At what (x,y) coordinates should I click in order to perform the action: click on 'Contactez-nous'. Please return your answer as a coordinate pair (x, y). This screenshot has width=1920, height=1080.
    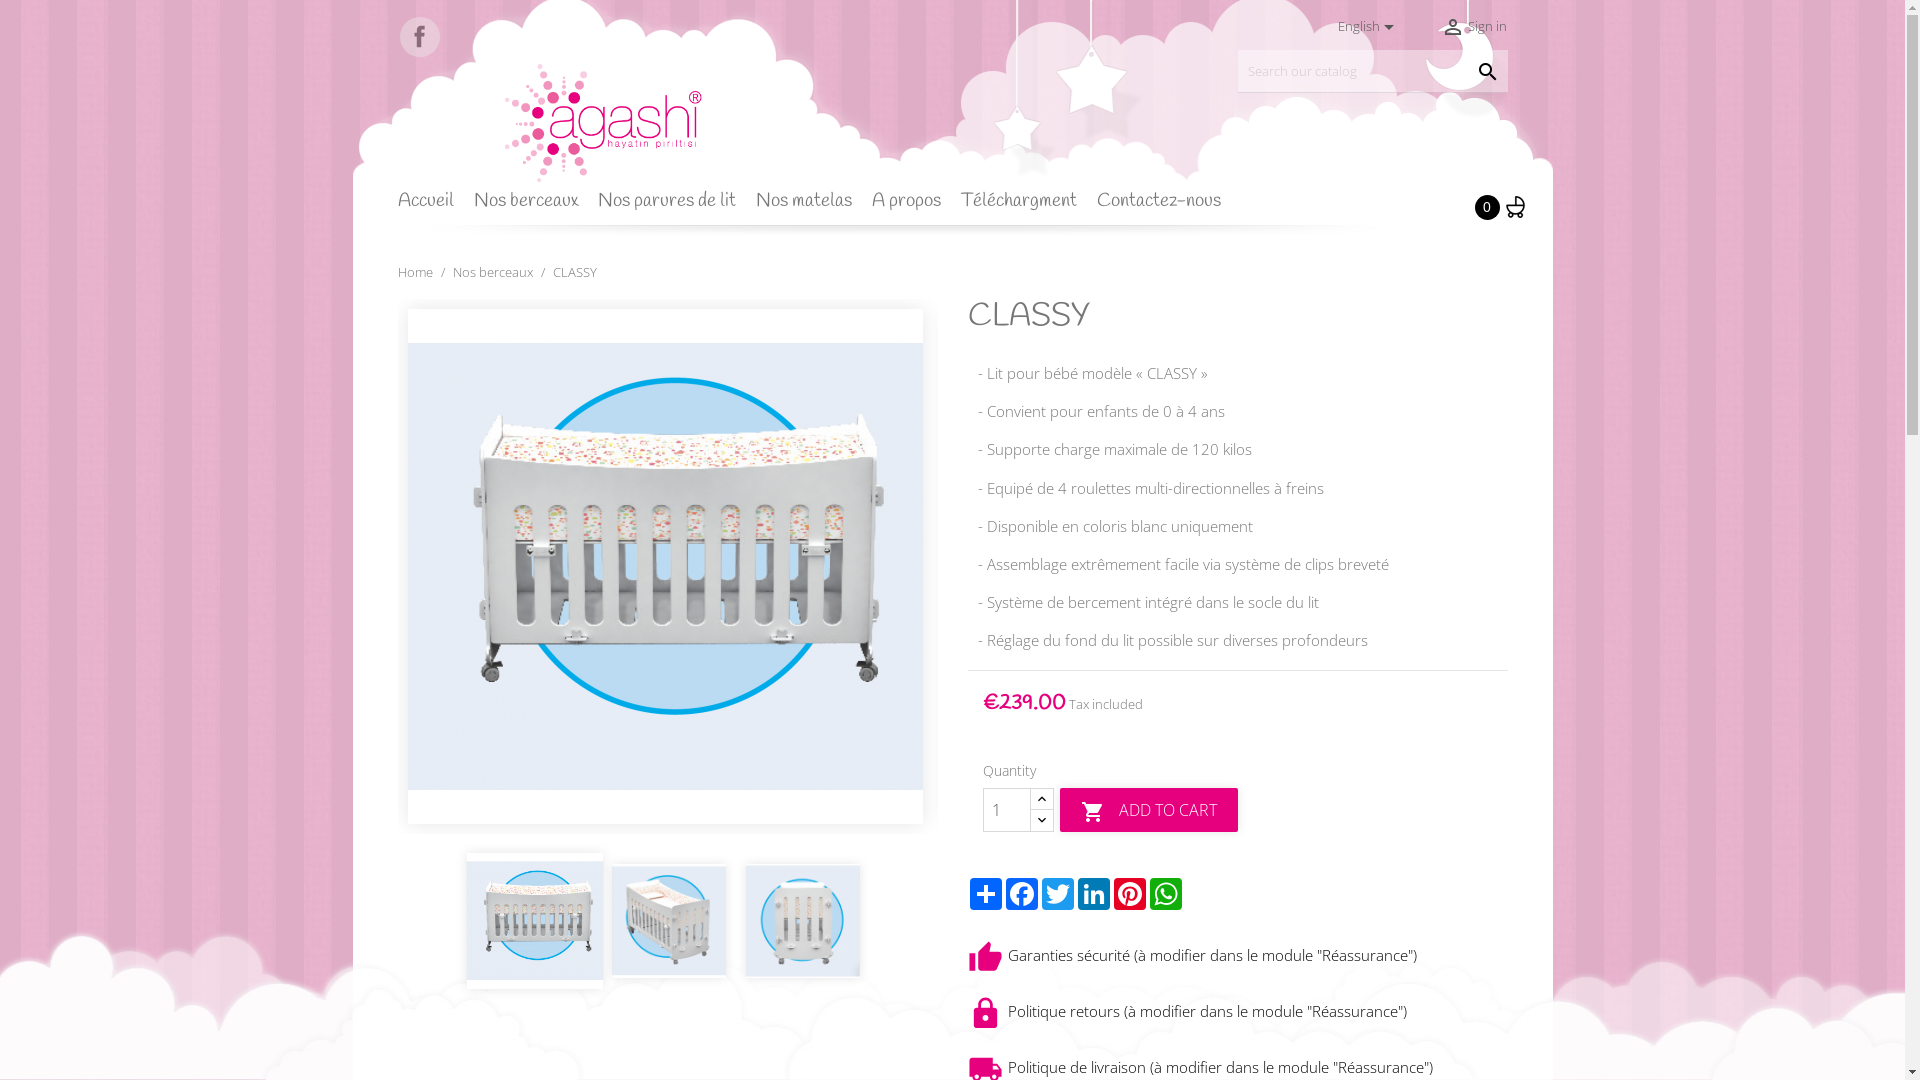
    Looking at the image, I should click on (1165, 208).